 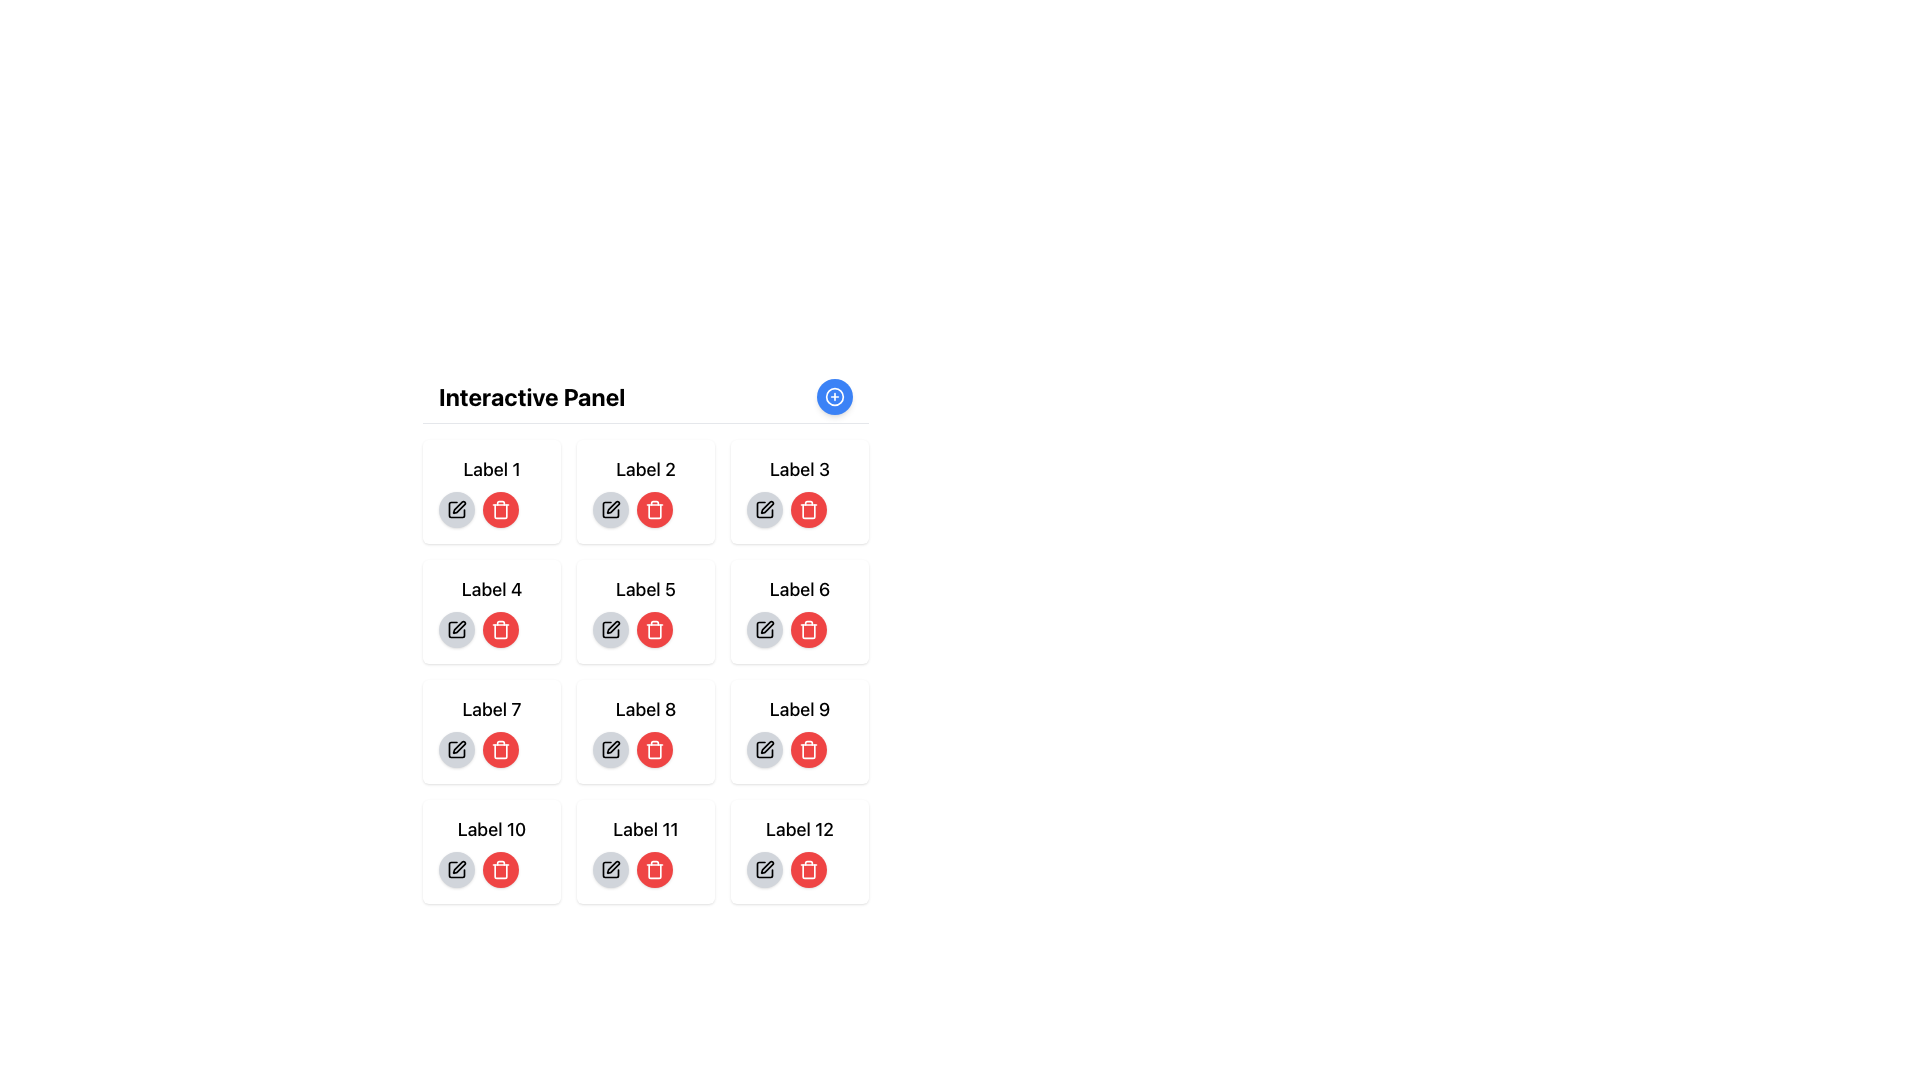 What do you see at coordinates (800, 852) in the screenshot?
I see `the trash button located in the bottom-right corner of the grid layout, which allows the user` at bounding box center [800, 852].